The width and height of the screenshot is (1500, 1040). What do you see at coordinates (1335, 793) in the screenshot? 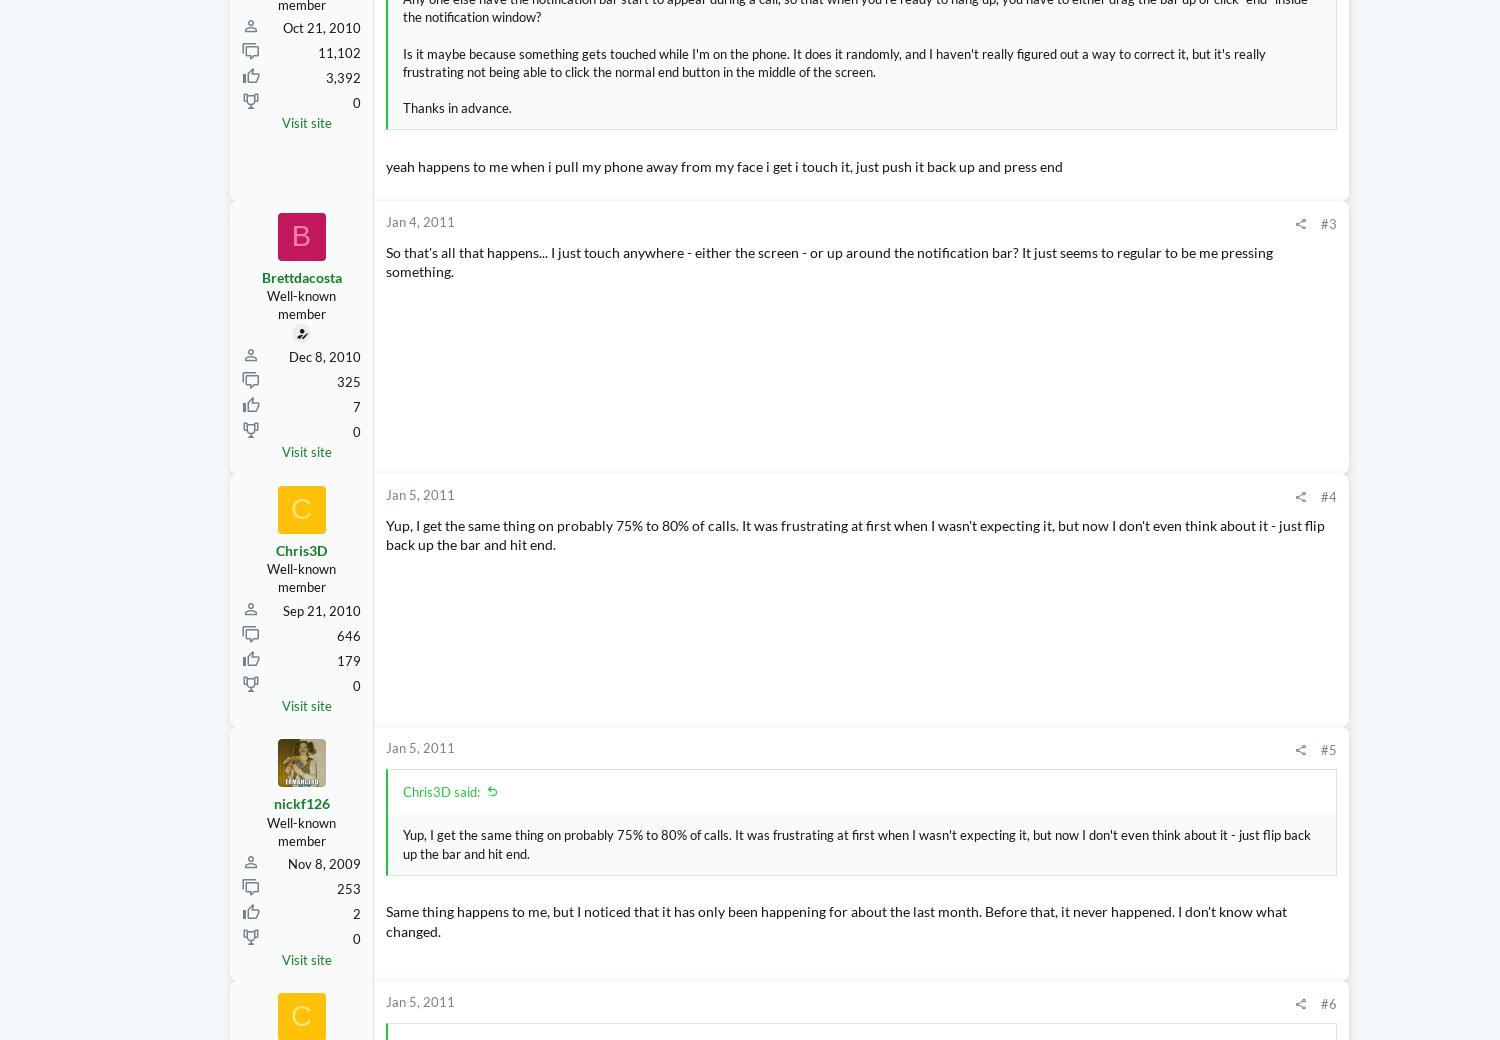
I see `'Android 14 Stable/One UI 6.0 Now Out'` at bounding box center [1335, 793].